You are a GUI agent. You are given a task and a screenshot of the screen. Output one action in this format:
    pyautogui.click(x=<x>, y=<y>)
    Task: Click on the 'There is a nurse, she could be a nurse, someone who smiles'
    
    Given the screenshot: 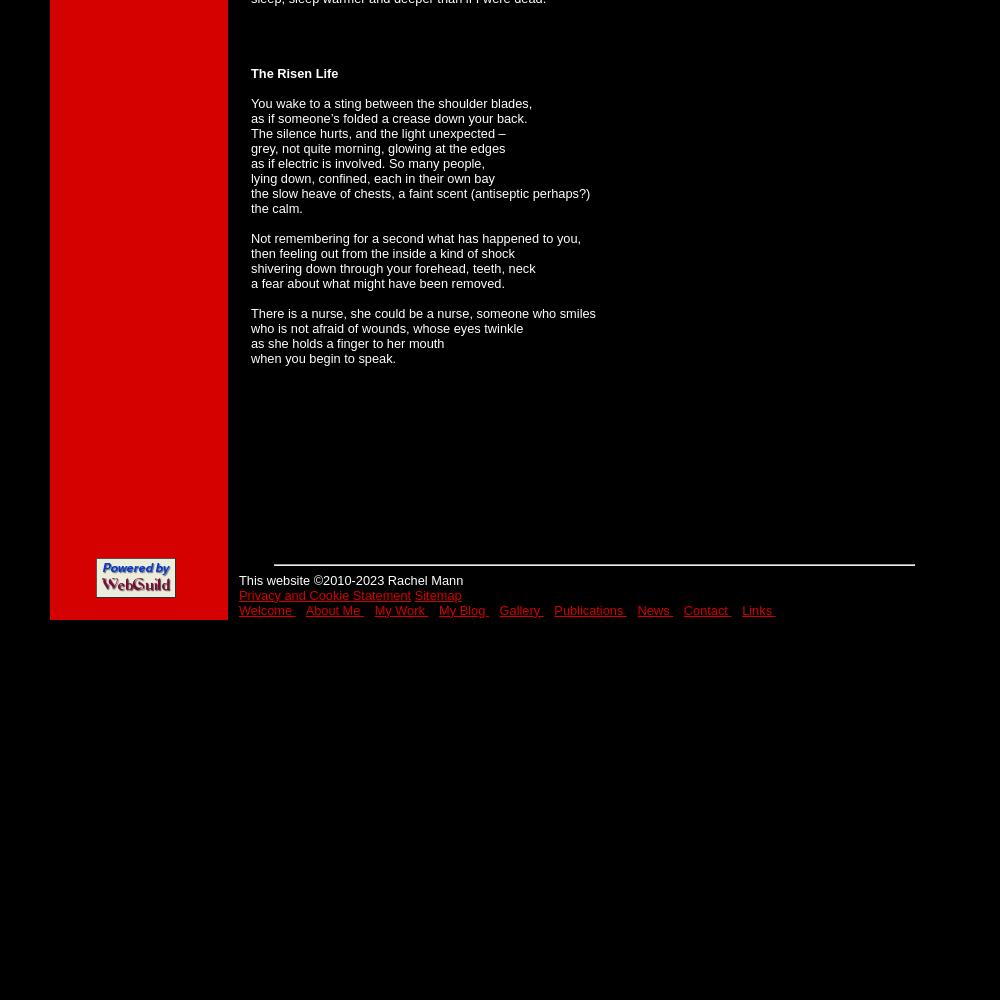 What is the action you would take?
    pyautogui.click(x=251, y=312)
    